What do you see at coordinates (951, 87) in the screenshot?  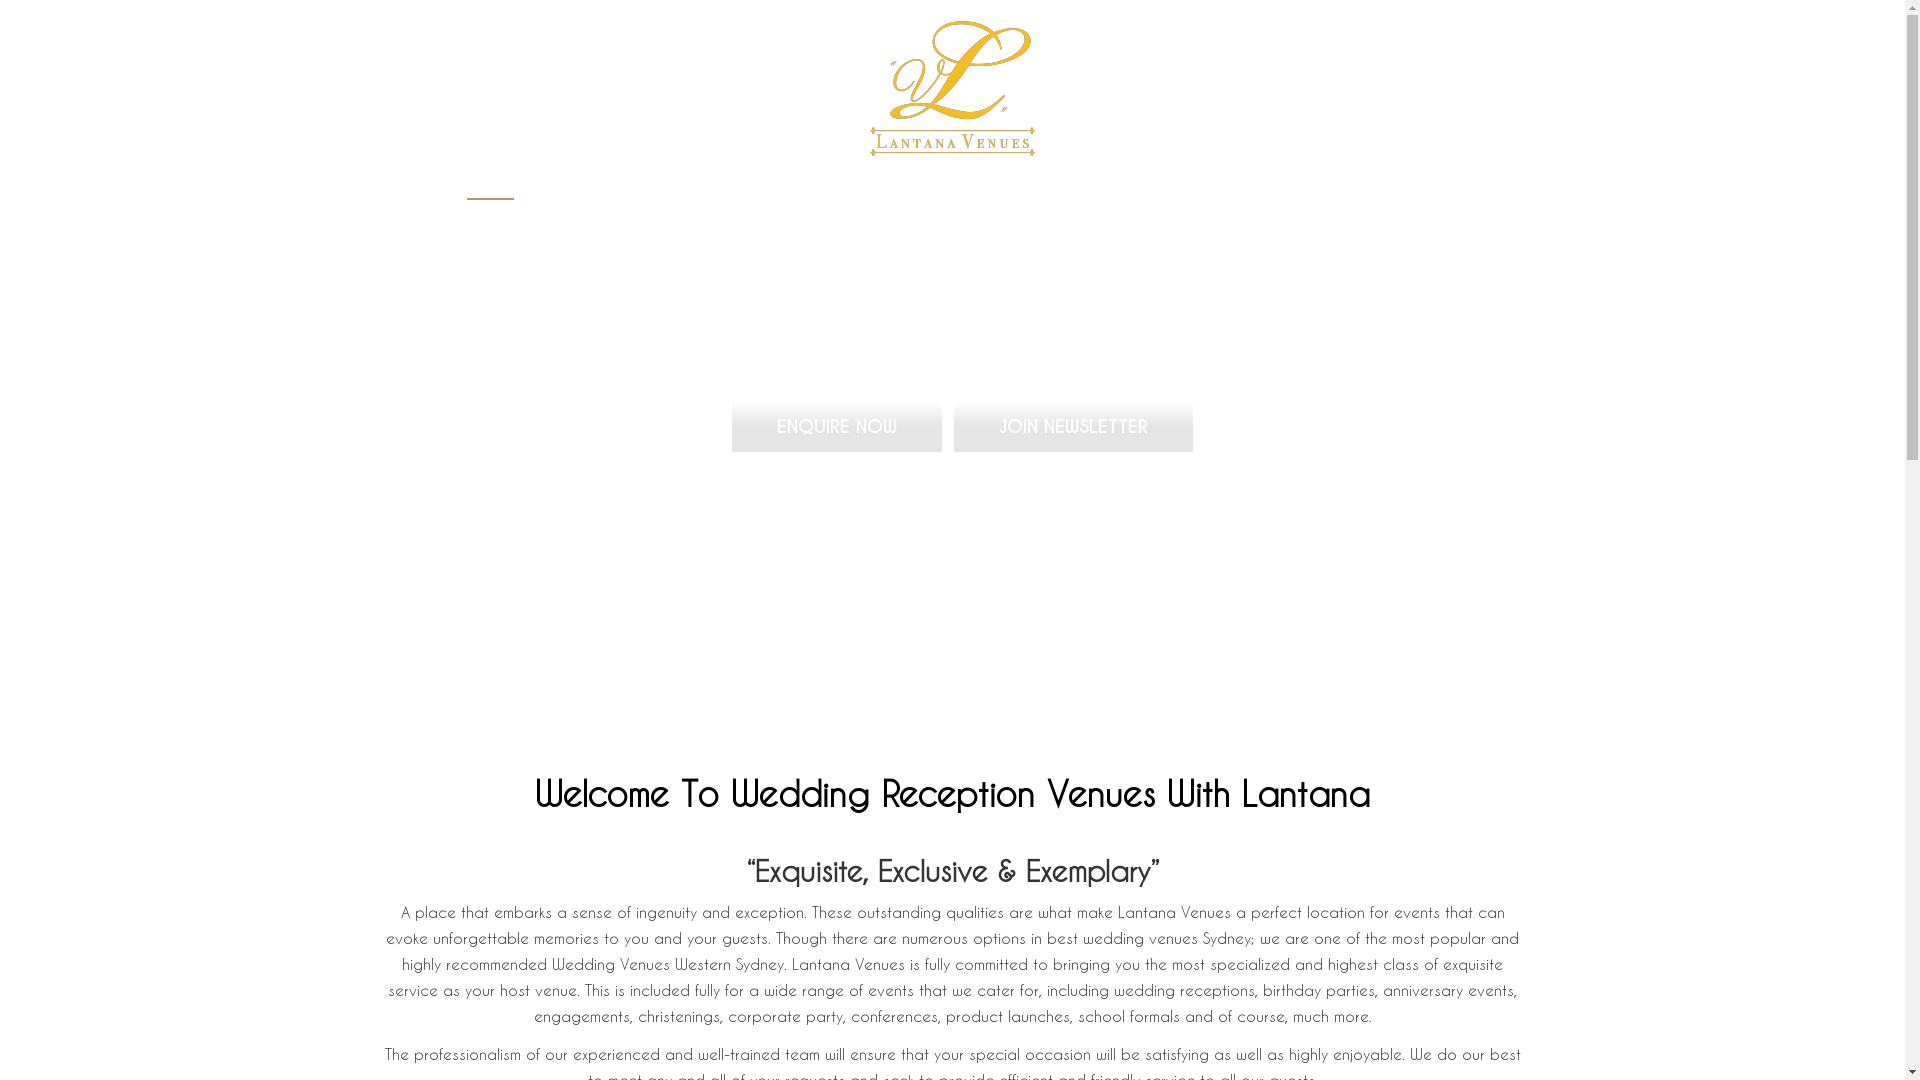 I see `'wedding venues western sydney'` at bounding box center [951, 87].